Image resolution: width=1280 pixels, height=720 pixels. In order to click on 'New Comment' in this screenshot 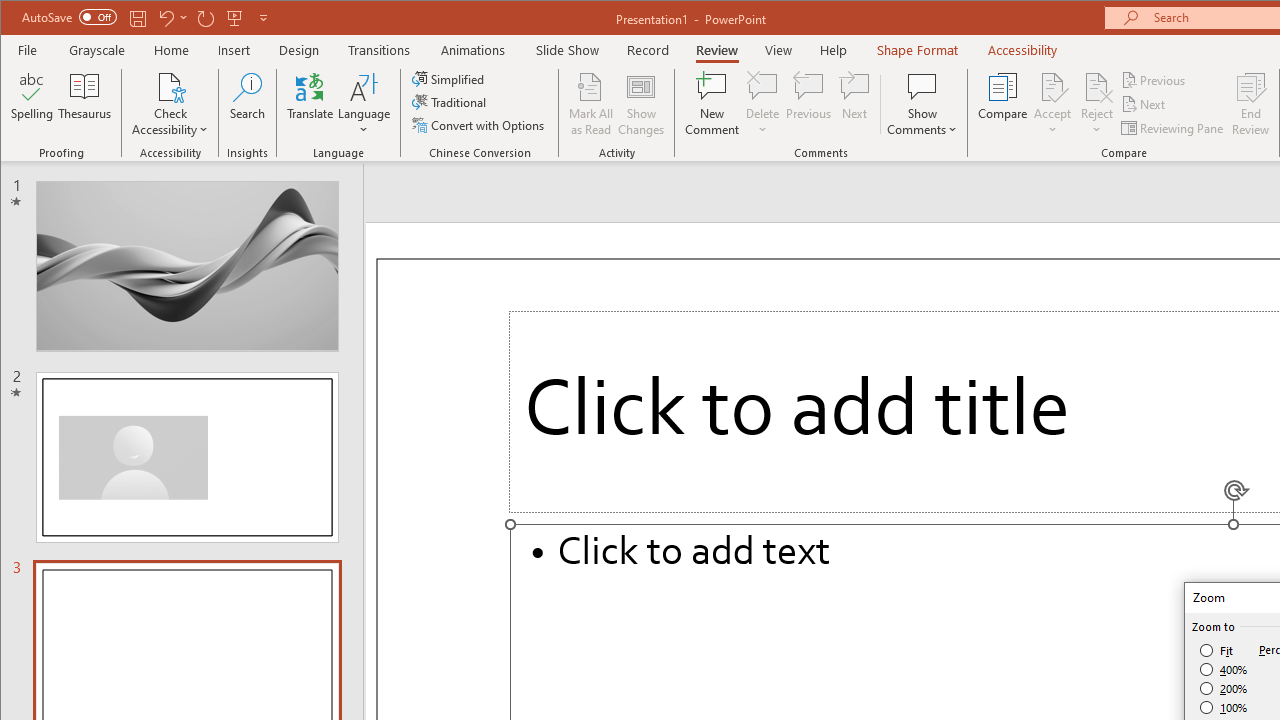, I will do `click(712, 104)`.